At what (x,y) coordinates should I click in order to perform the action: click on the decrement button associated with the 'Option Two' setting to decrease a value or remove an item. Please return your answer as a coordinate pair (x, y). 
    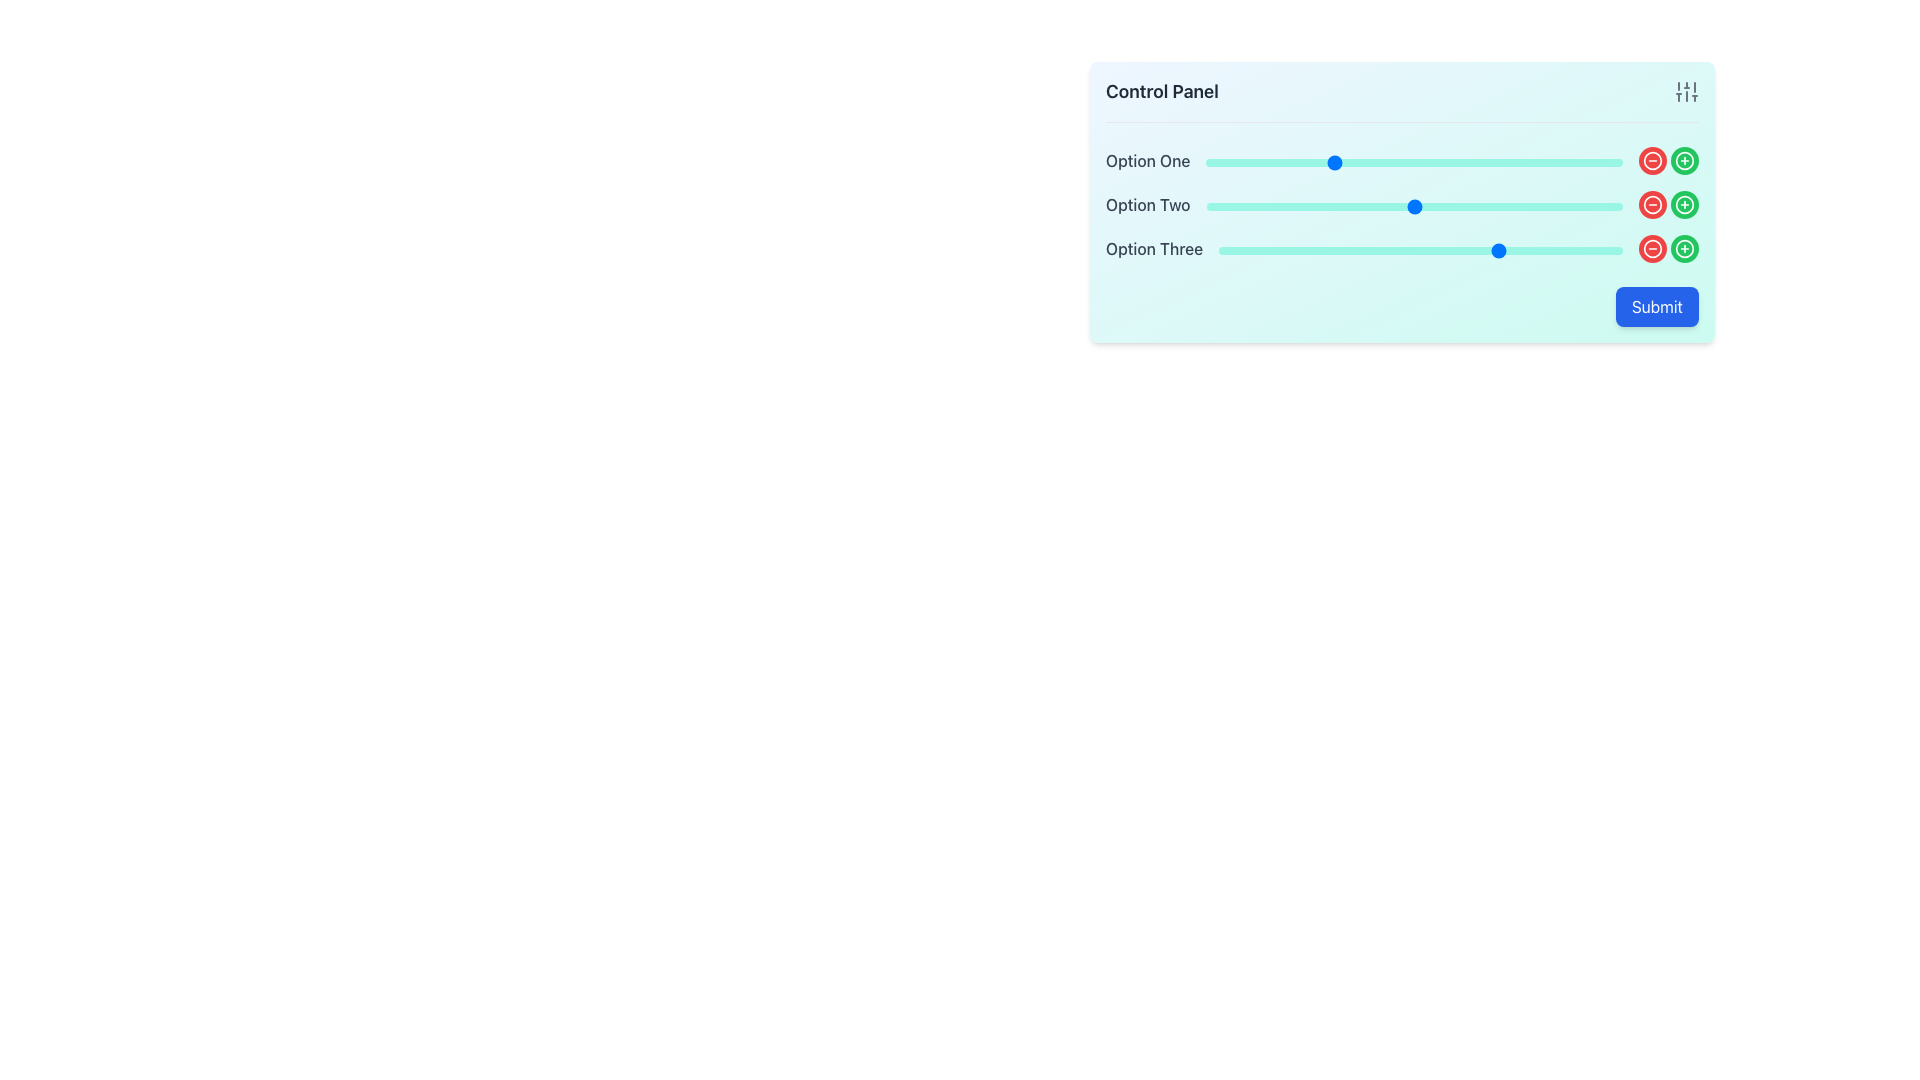
    Looking at the image, I should click on (1652, 204).